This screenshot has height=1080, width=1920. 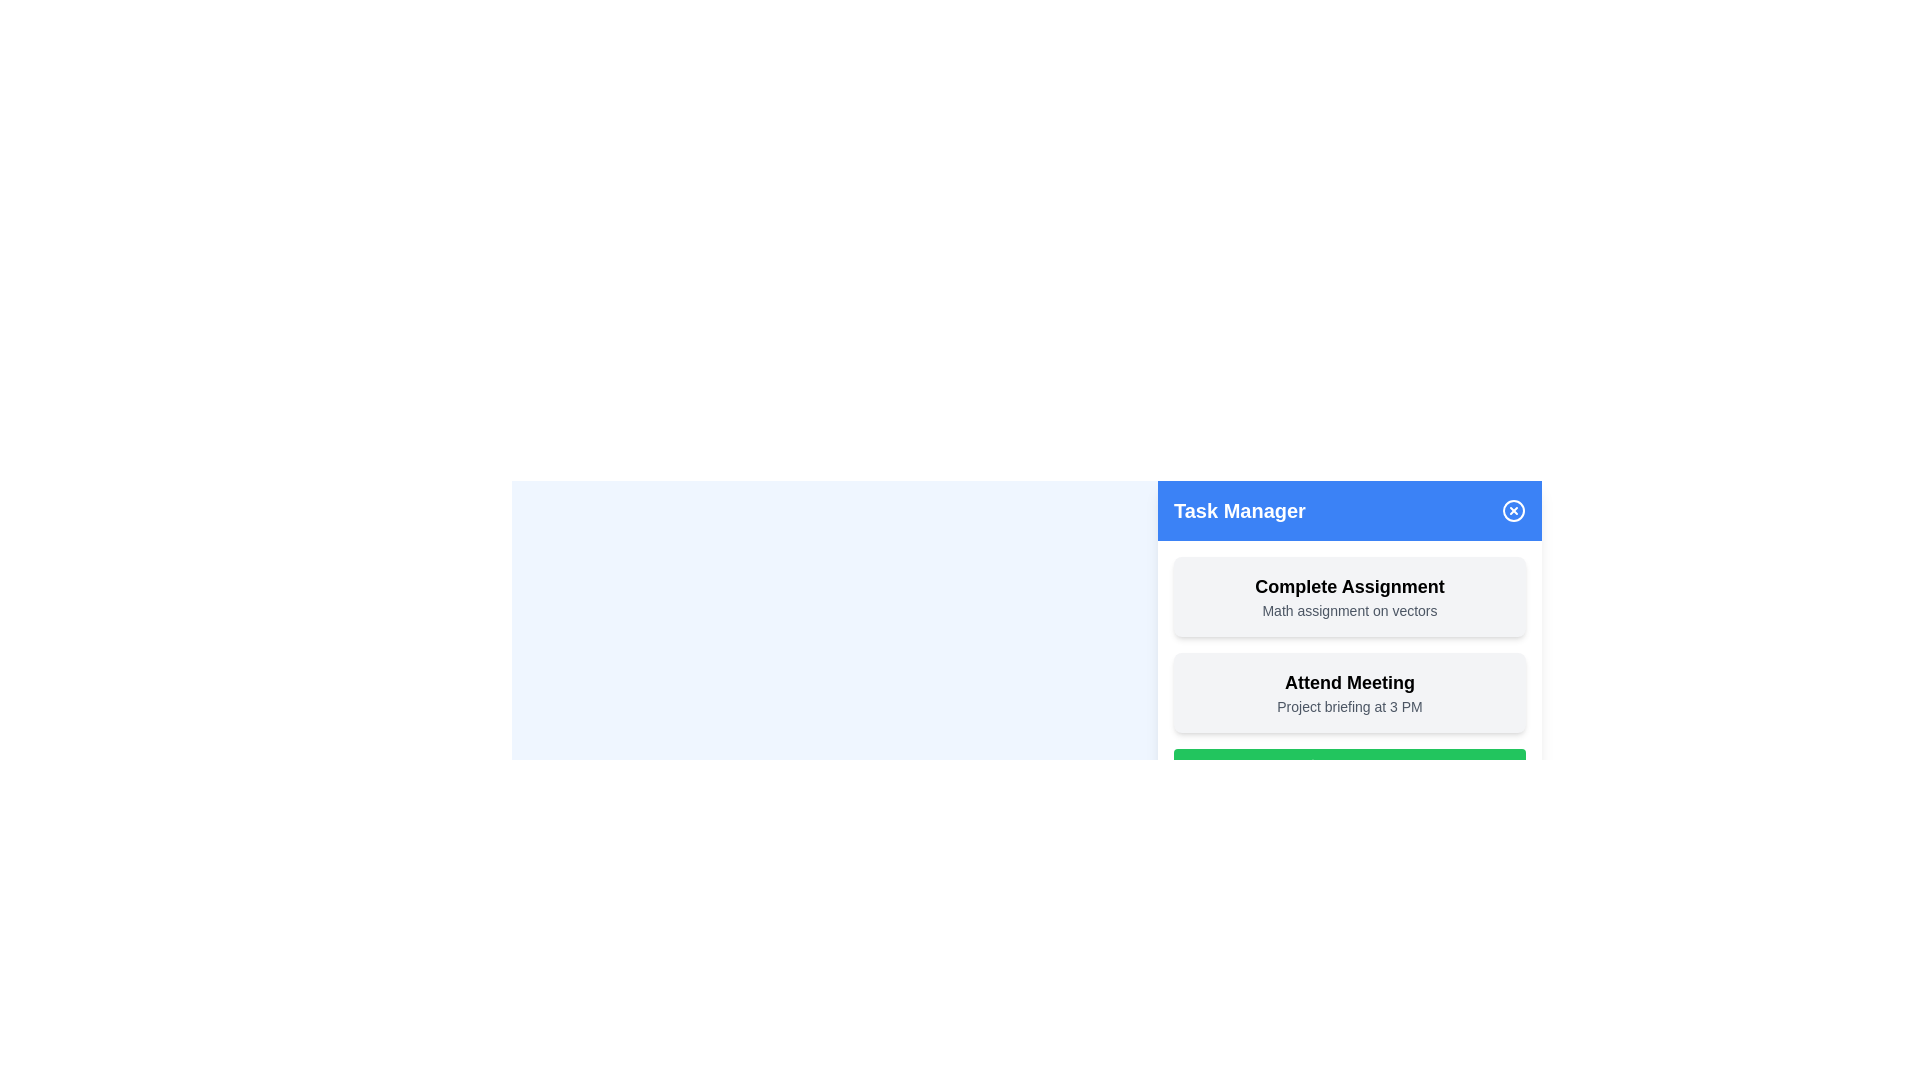 I want to click on the Text Label that serves as the title or label of a task, positioned at the top of its task card with a light gray background, so click(x=1349, y=585).